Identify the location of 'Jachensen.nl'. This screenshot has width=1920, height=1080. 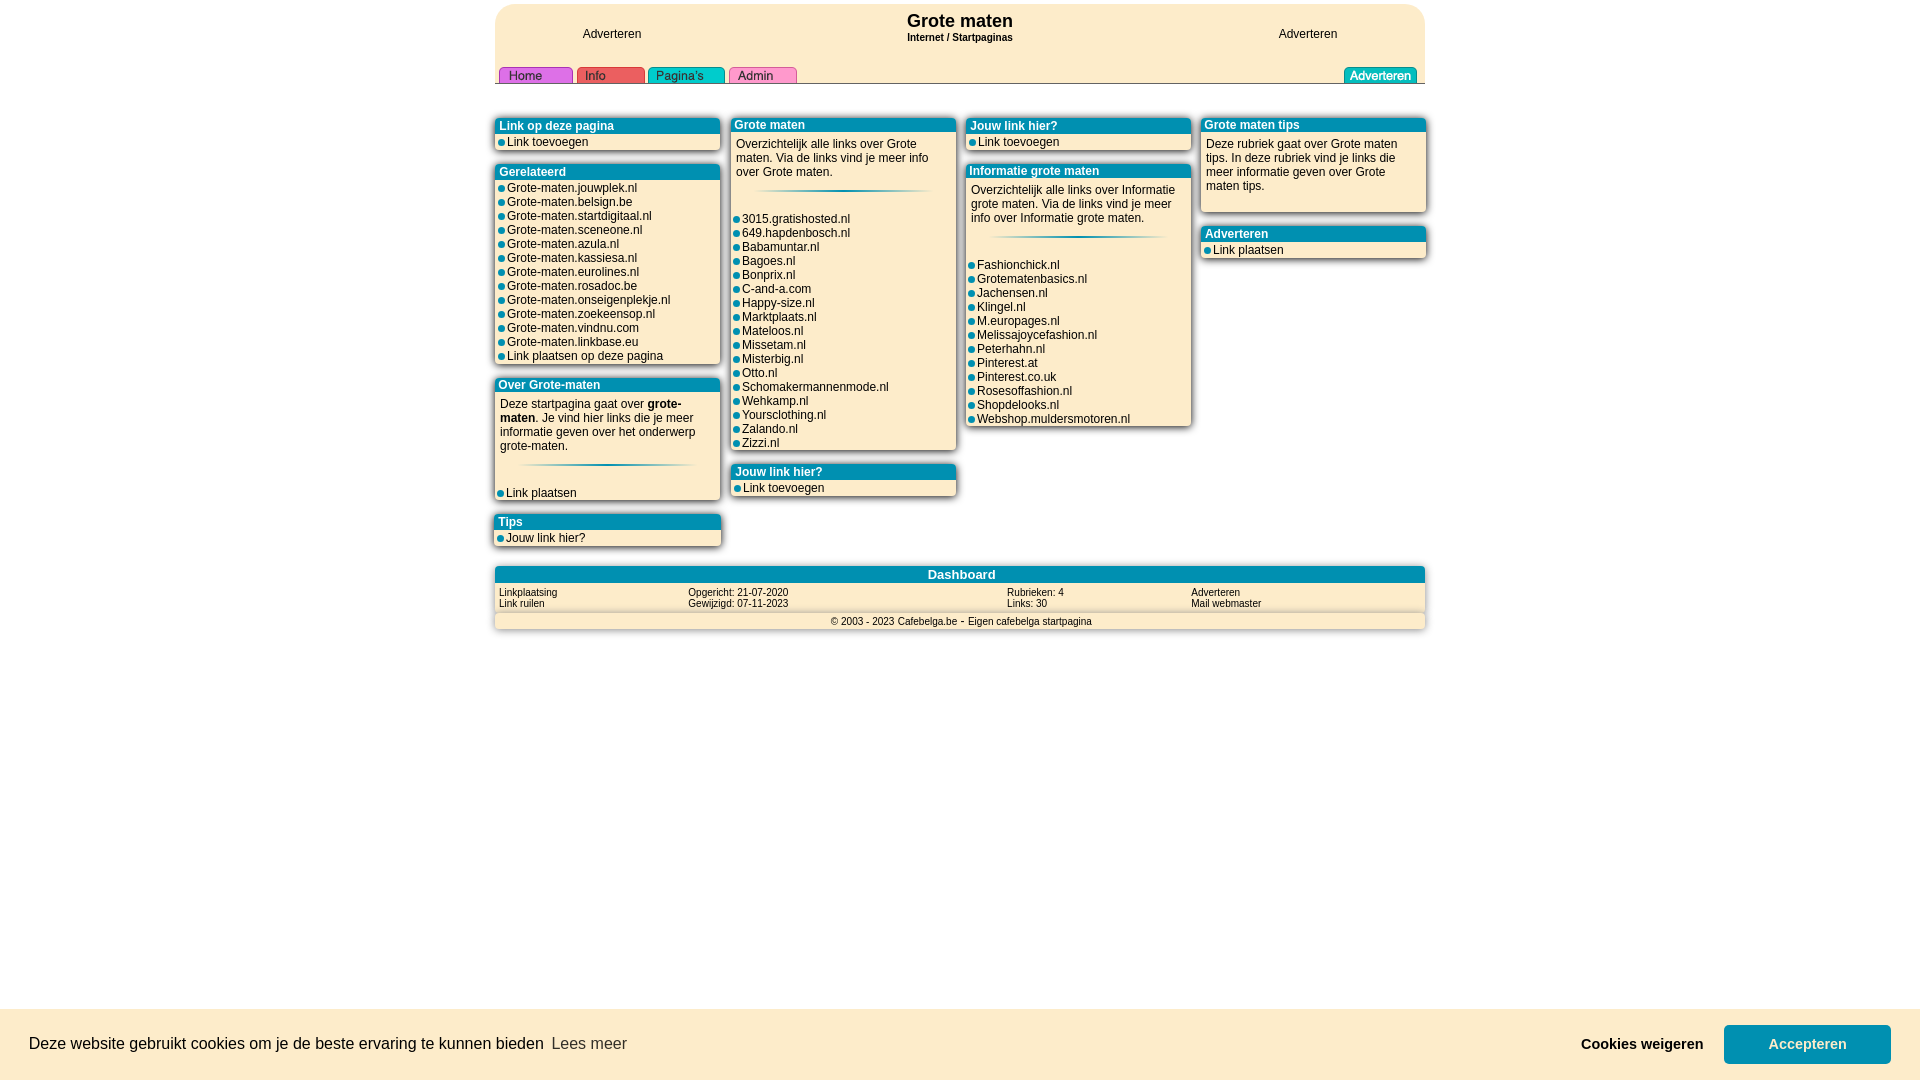
(1012, 293).